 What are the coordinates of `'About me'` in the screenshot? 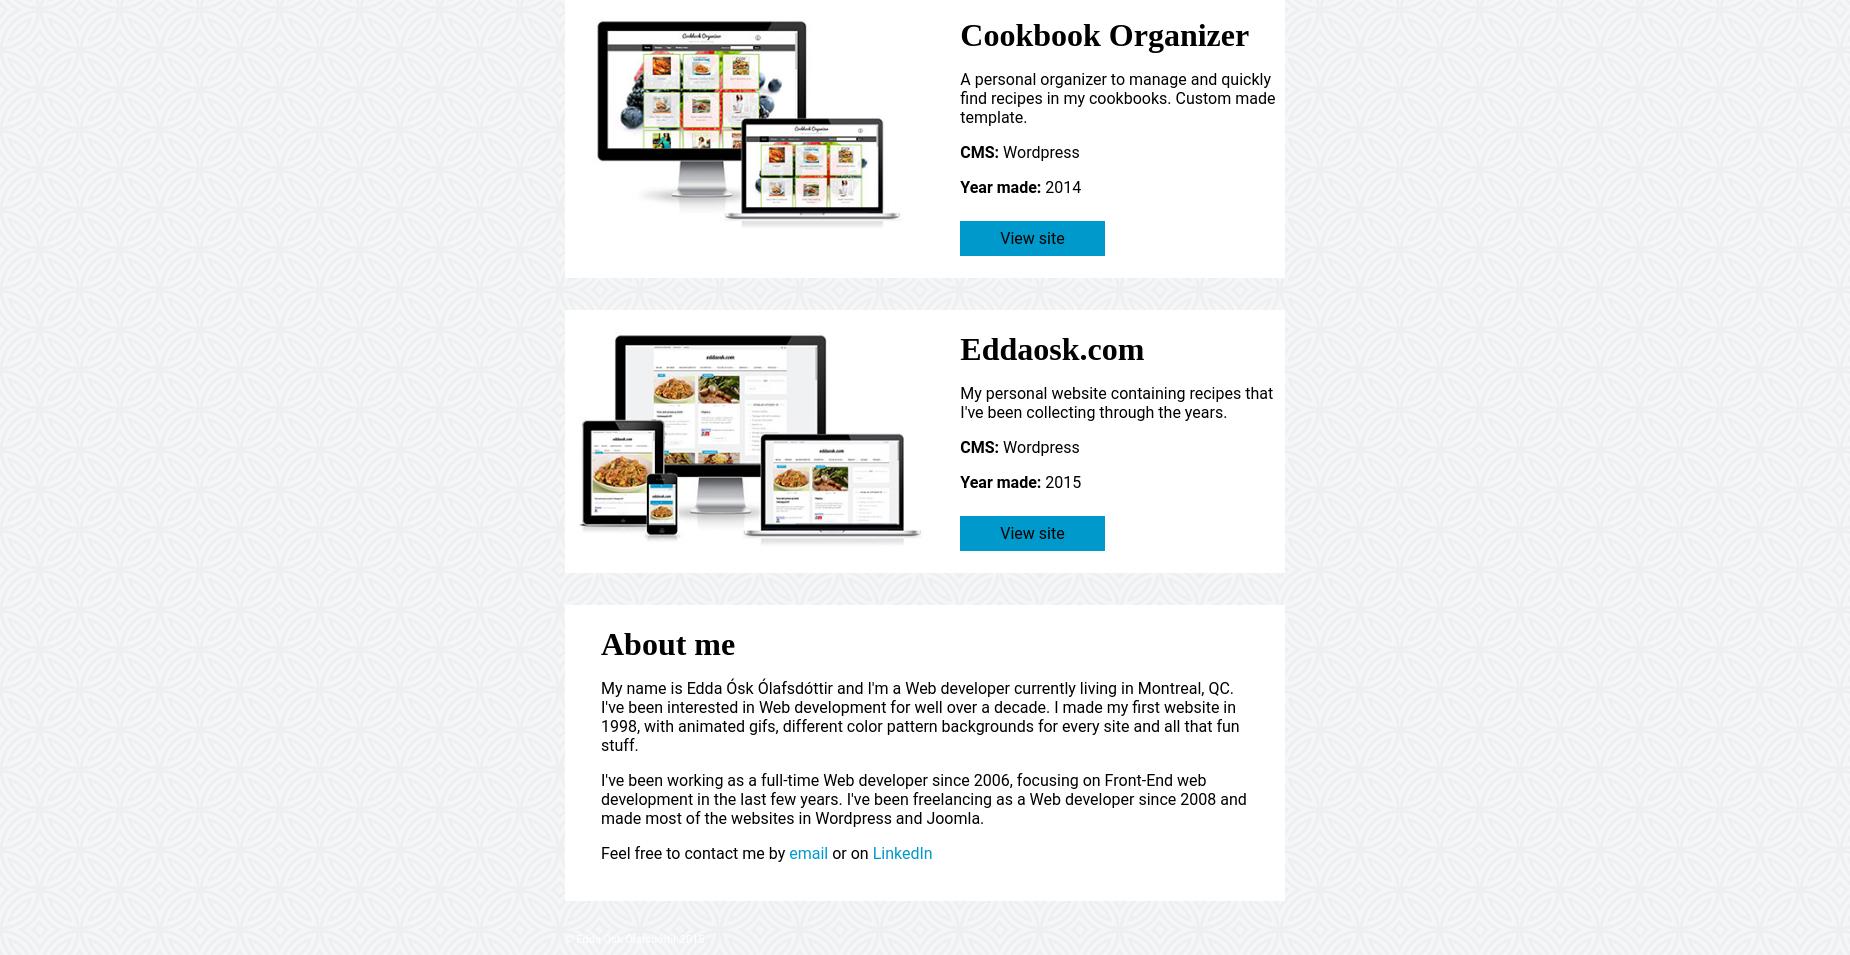 It's located at (668, 642).